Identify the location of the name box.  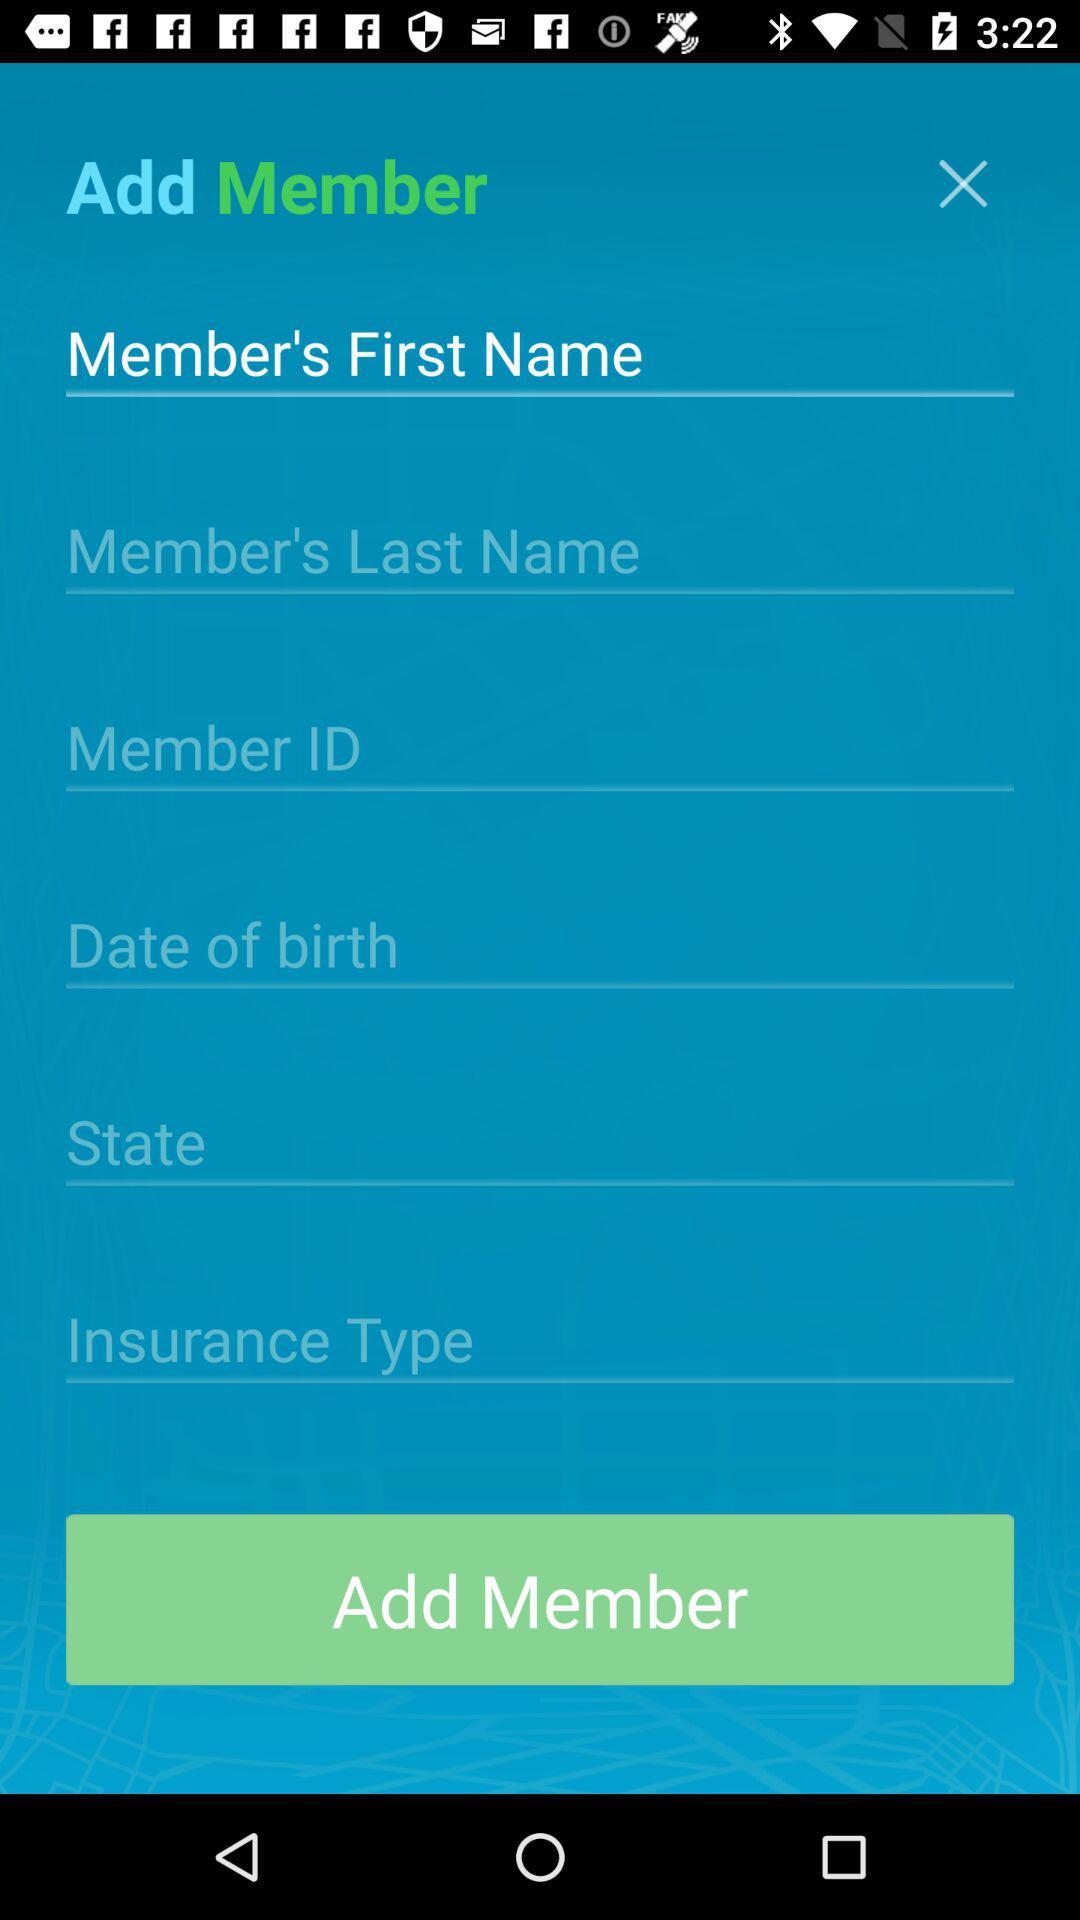
(540, 350).